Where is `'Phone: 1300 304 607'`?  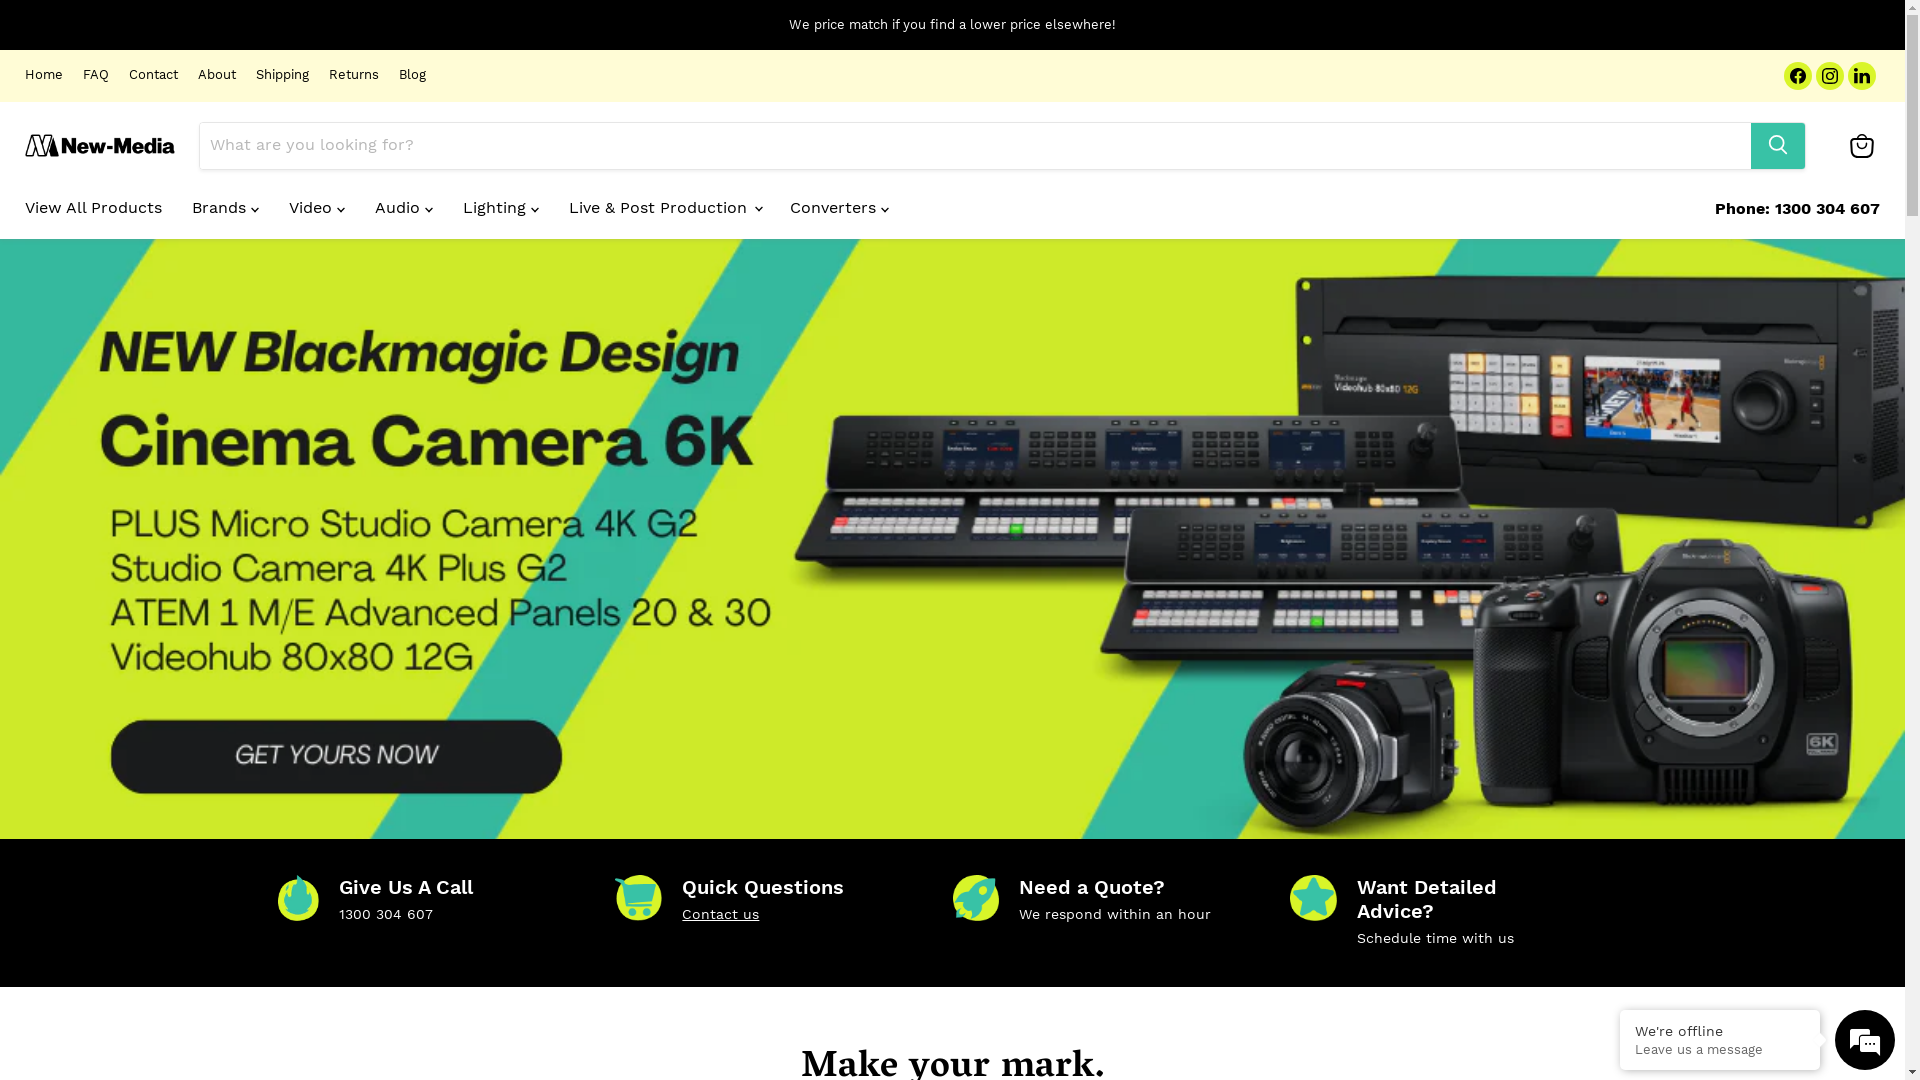 'Phone: 1300 304 607' is located at coordinates (1797, 208).